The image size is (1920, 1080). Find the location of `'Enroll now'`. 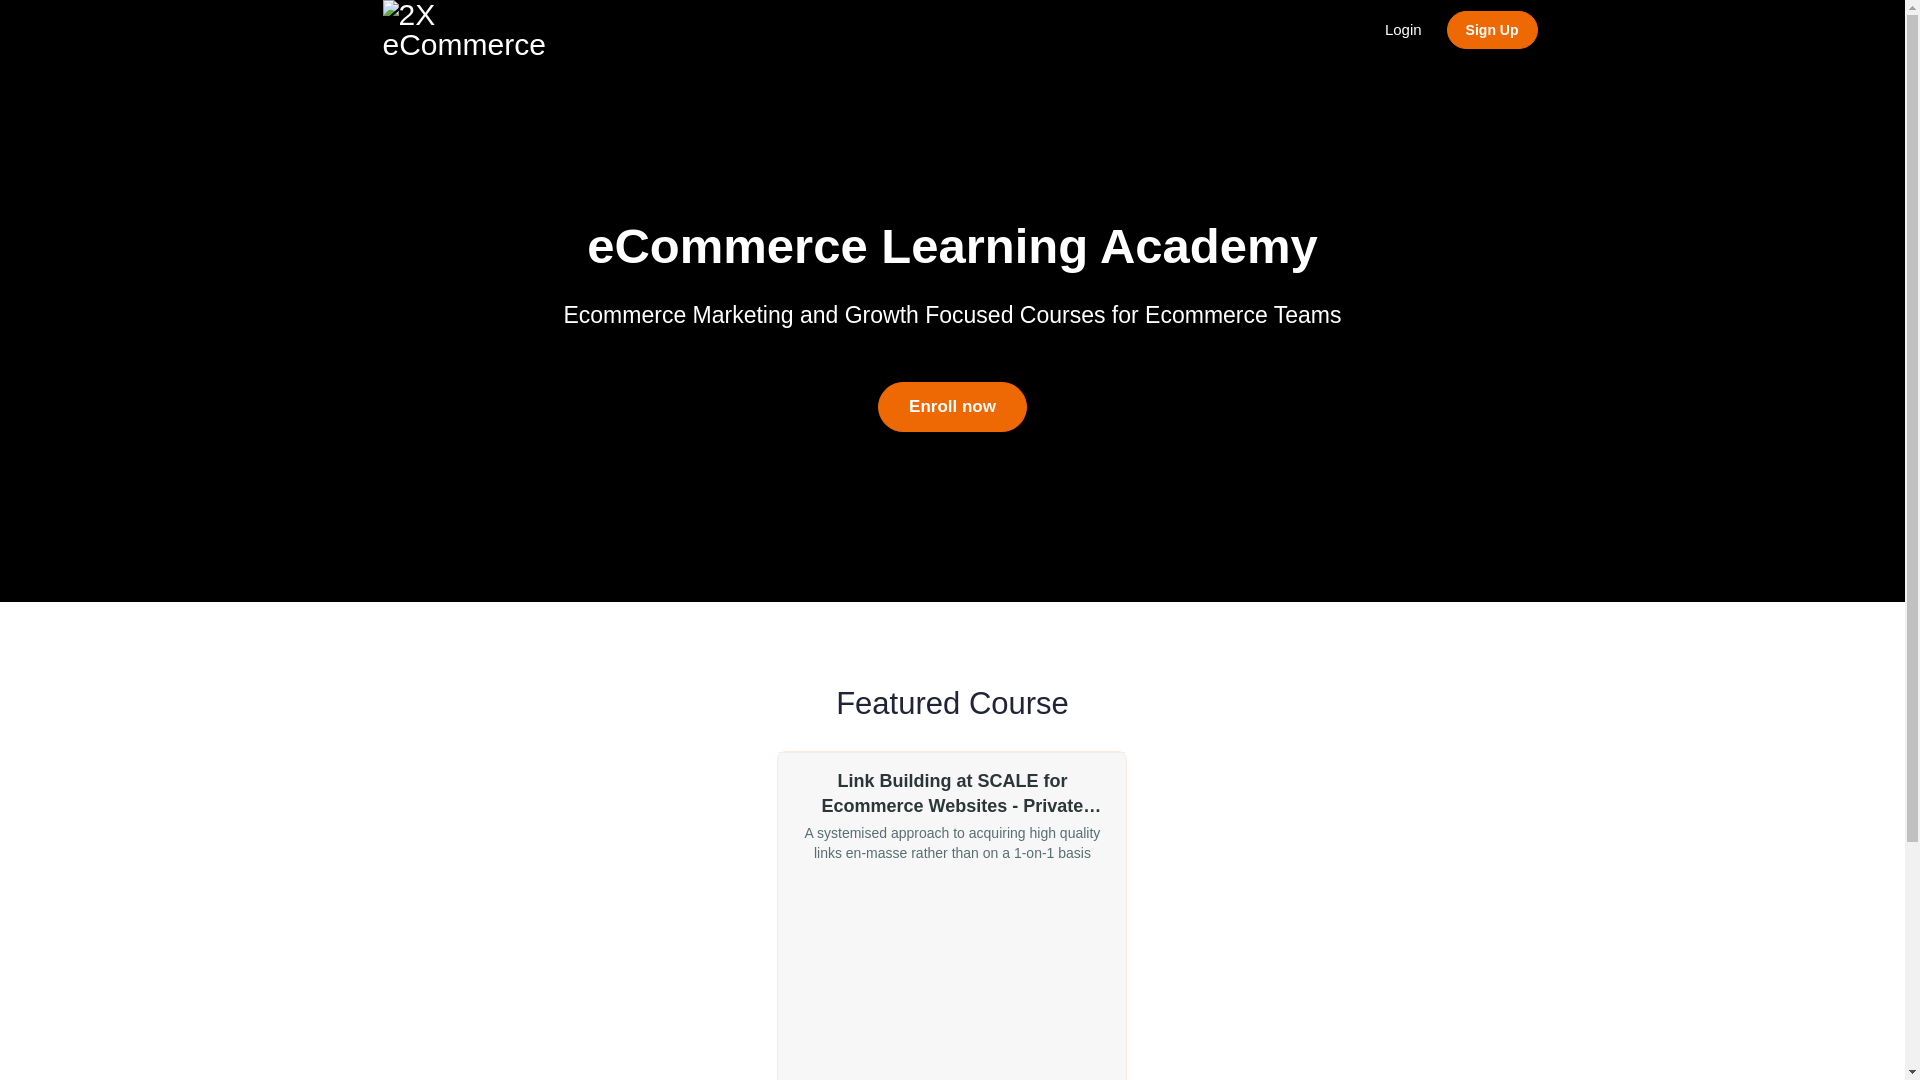

'Enroll now' is located at coordinates (951, 406).